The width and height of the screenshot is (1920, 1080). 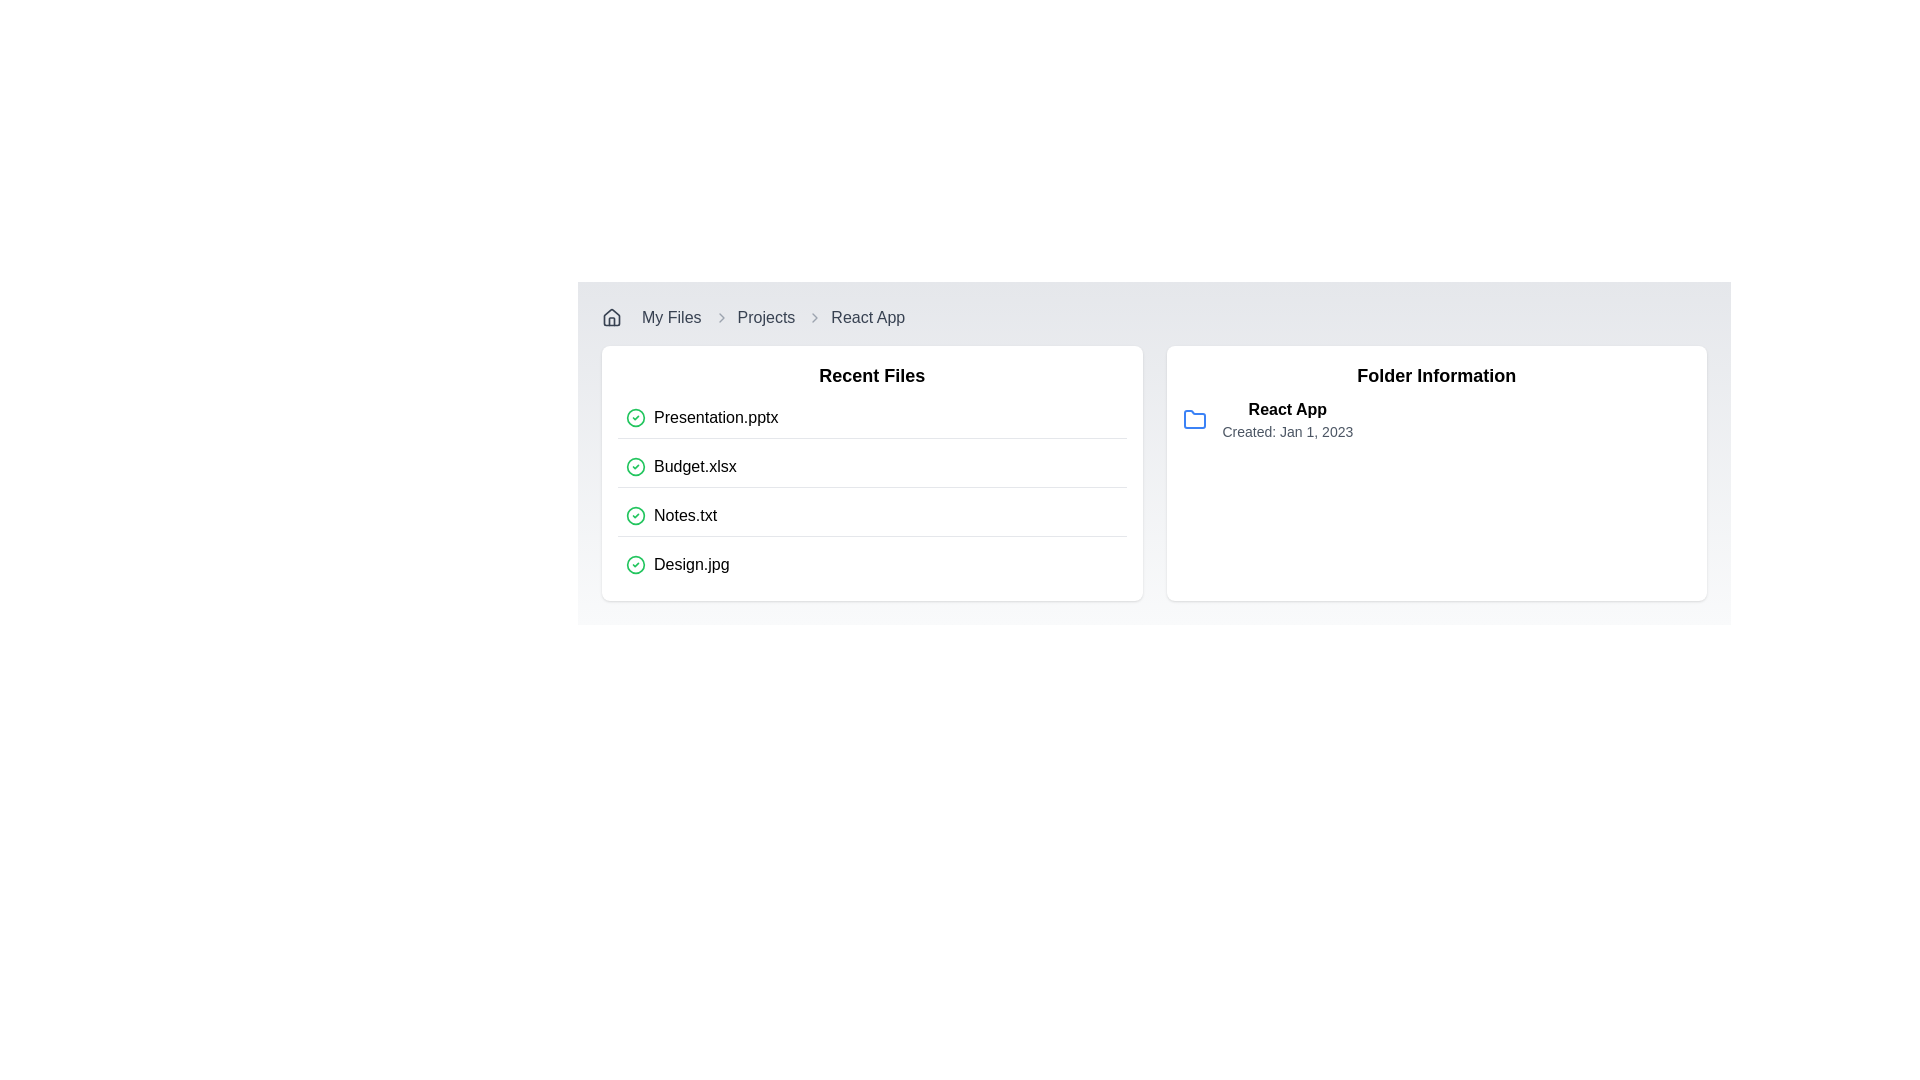 What do you see at coordinates (872, 375) in the screenshot?
I see `the bold, medium-sized, black-colored text label reading 'Recent Files', which serves as a section heading above a list of files` at bounding box center [872, 375].